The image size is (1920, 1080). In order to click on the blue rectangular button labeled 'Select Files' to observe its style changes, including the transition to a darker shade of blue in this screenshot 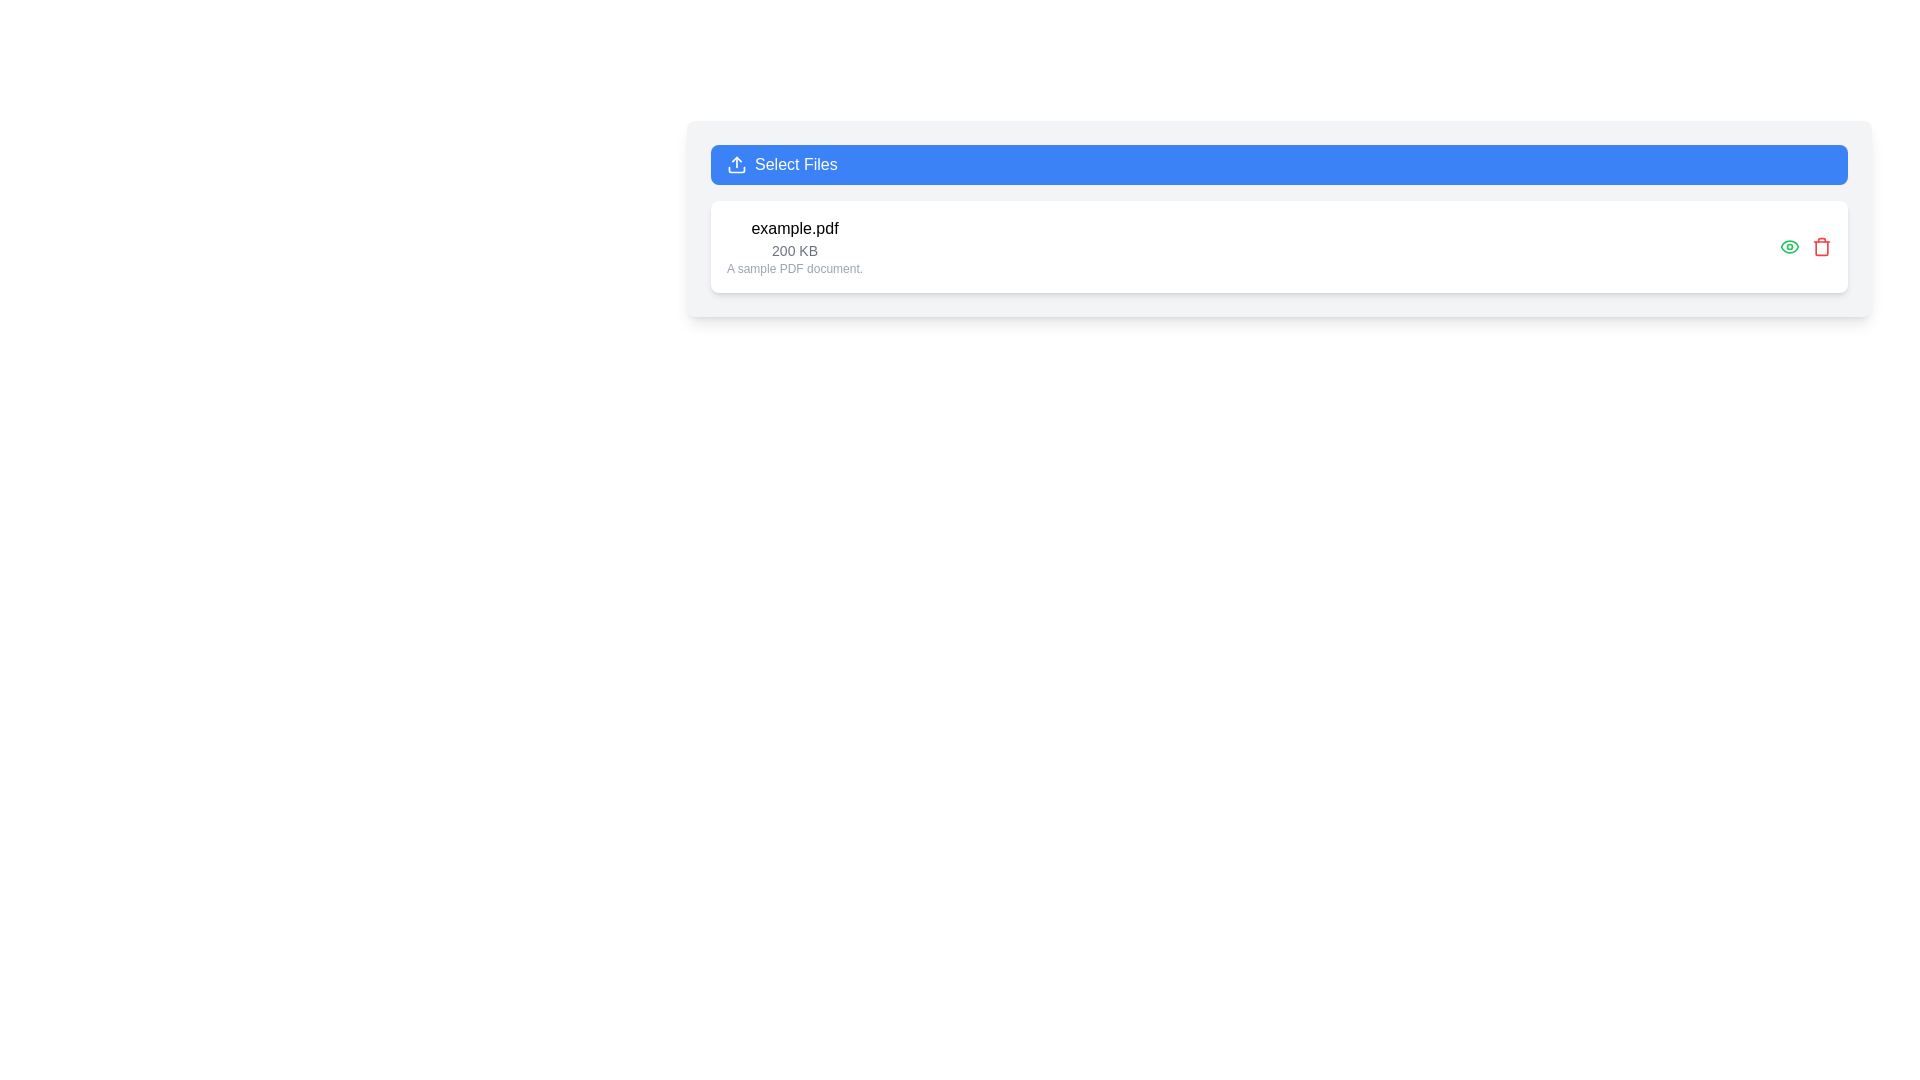, I will do `click(1278, 164)`.